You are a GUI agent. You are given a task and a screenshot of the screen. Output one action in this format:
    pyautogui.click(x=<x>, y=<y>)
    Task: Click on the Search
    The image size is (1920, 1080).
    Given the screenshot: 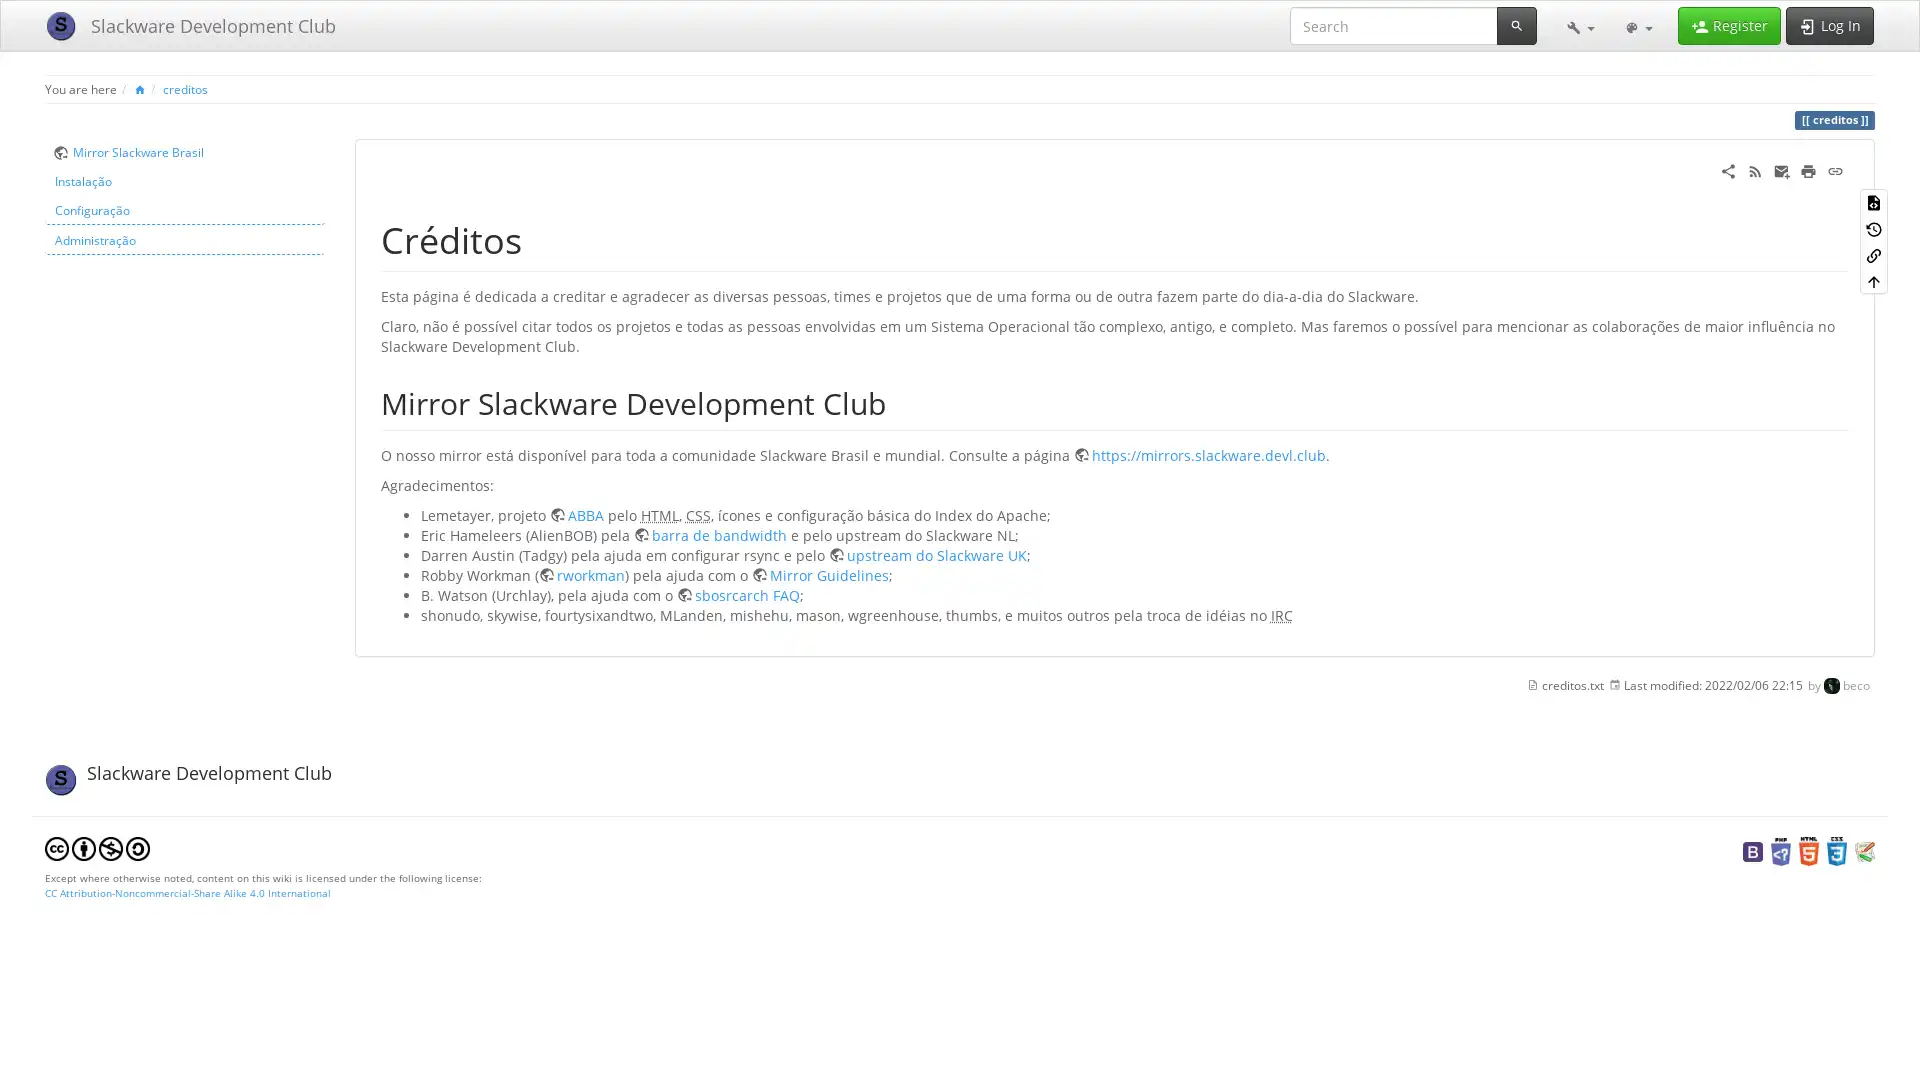 What is the action you would take?
    pyautogui.click(x=1516, y=26)
    